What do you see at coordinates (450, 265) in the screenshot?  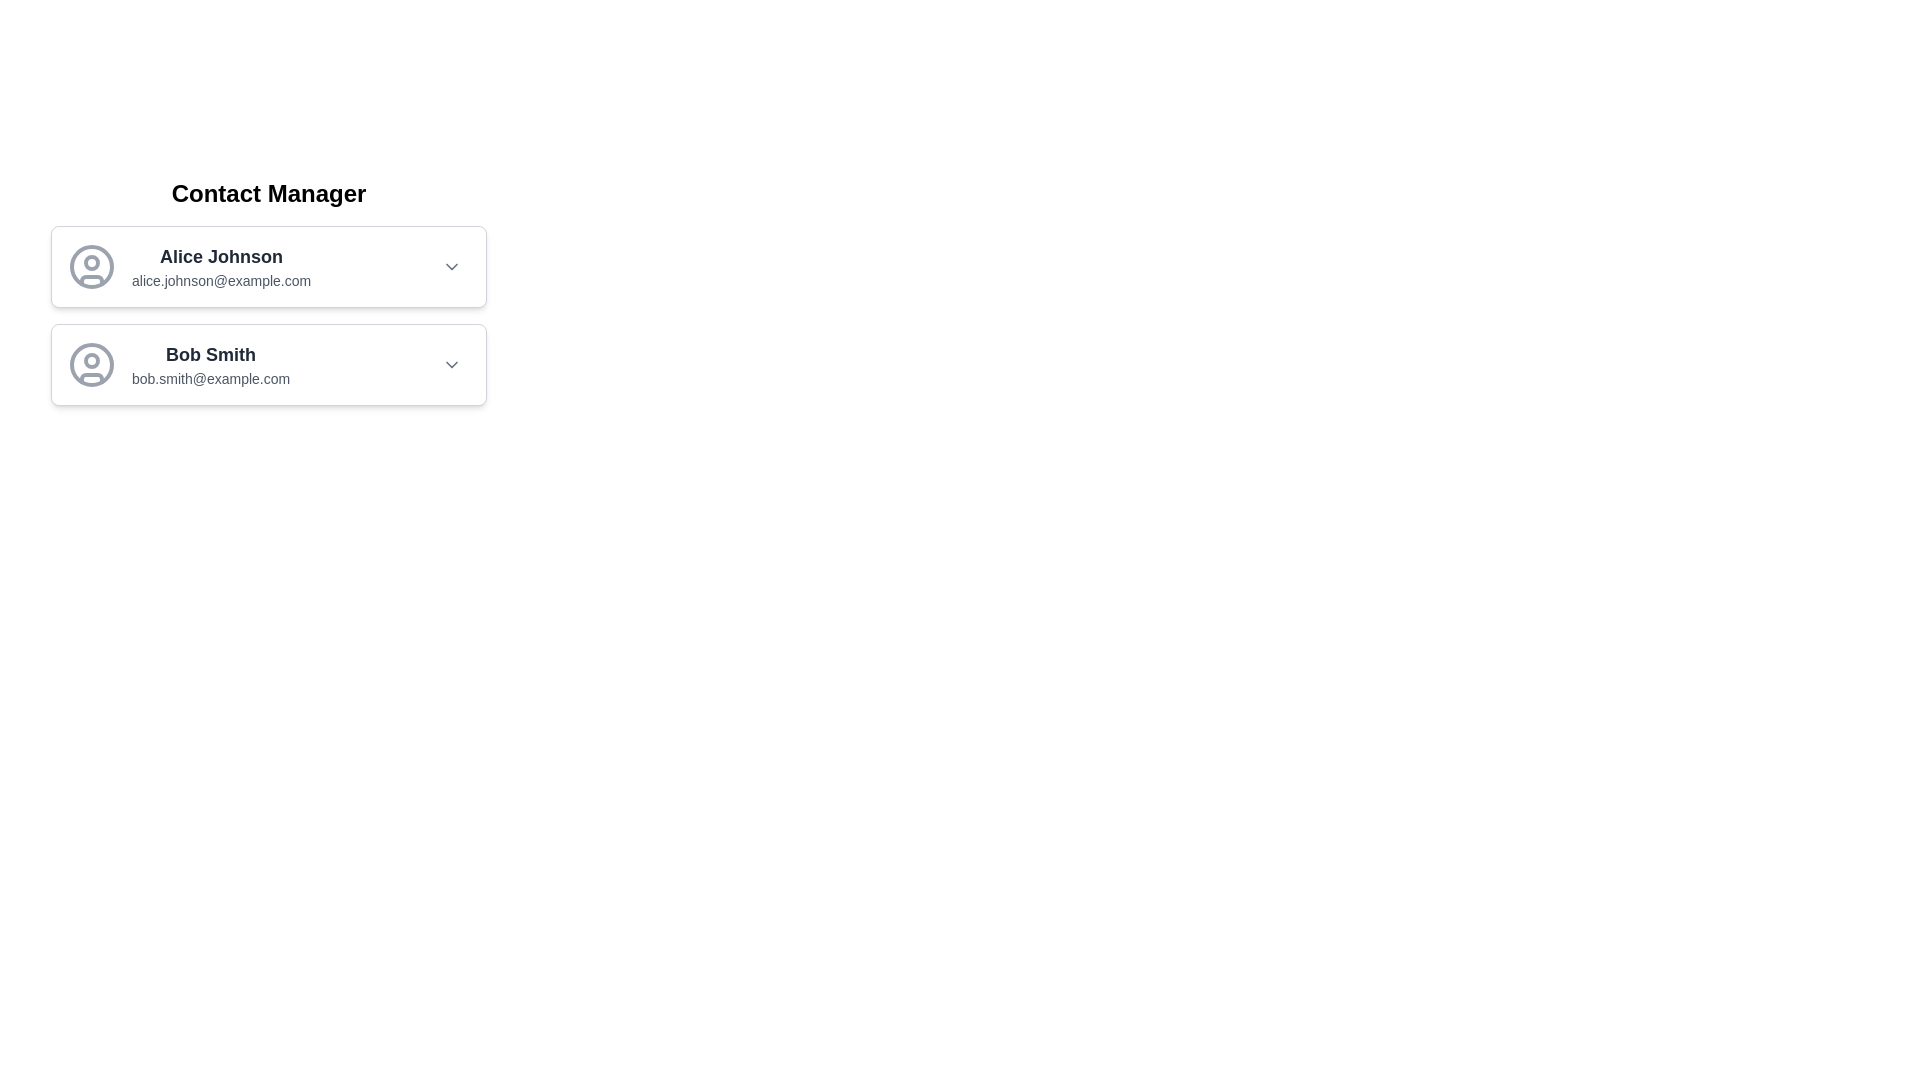 I see `the small downward-pointing chevron icon located next to 'Alice Johnson' to check the visual feedback of the clickable button` at bounding box center [450, 265].